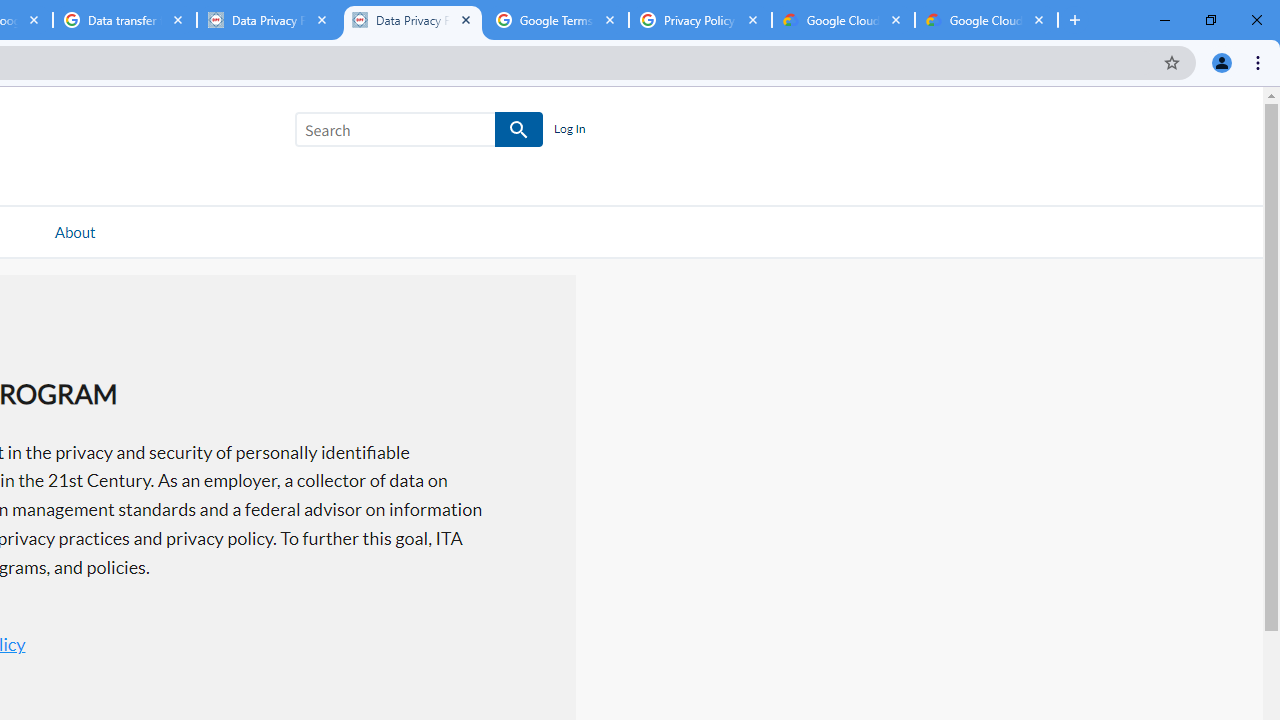 The height and width of the screenshot is (720, 1280). Describe the element at coordinates (568, 129) in the screenshot. I see `'Log In'` at that location.